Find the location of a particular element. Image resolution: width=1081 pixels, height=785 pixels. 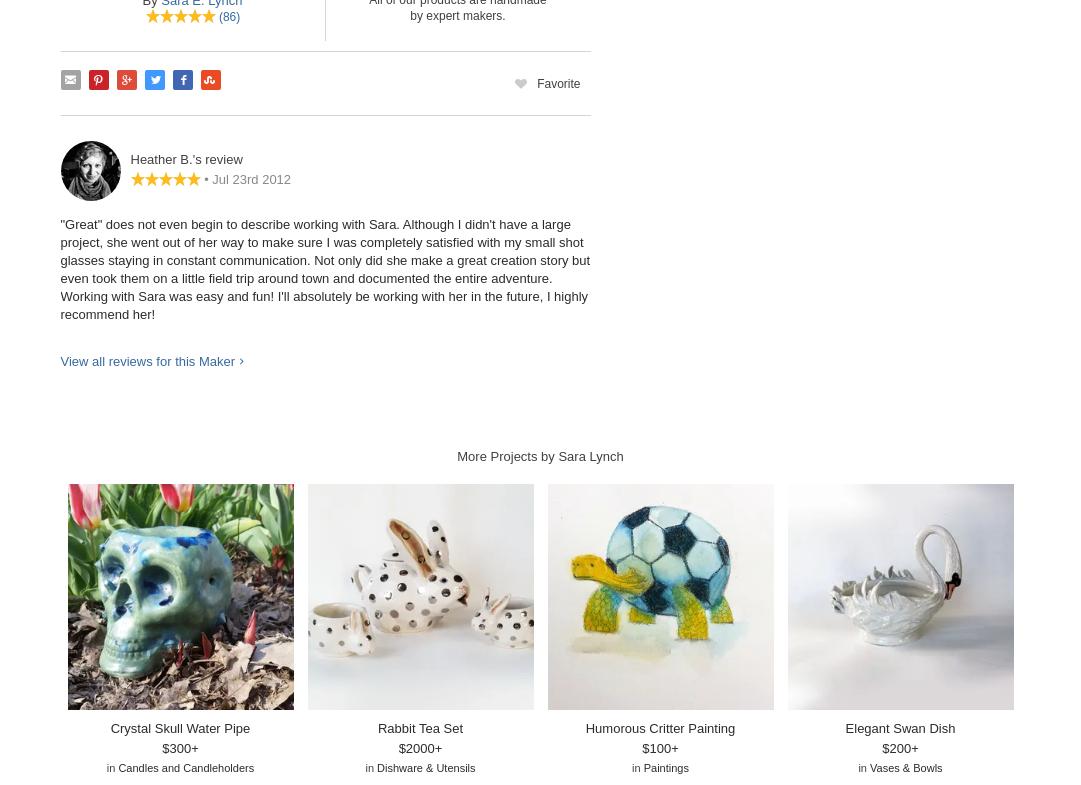

'by expert makers.' is located at coordinates (456, 13).